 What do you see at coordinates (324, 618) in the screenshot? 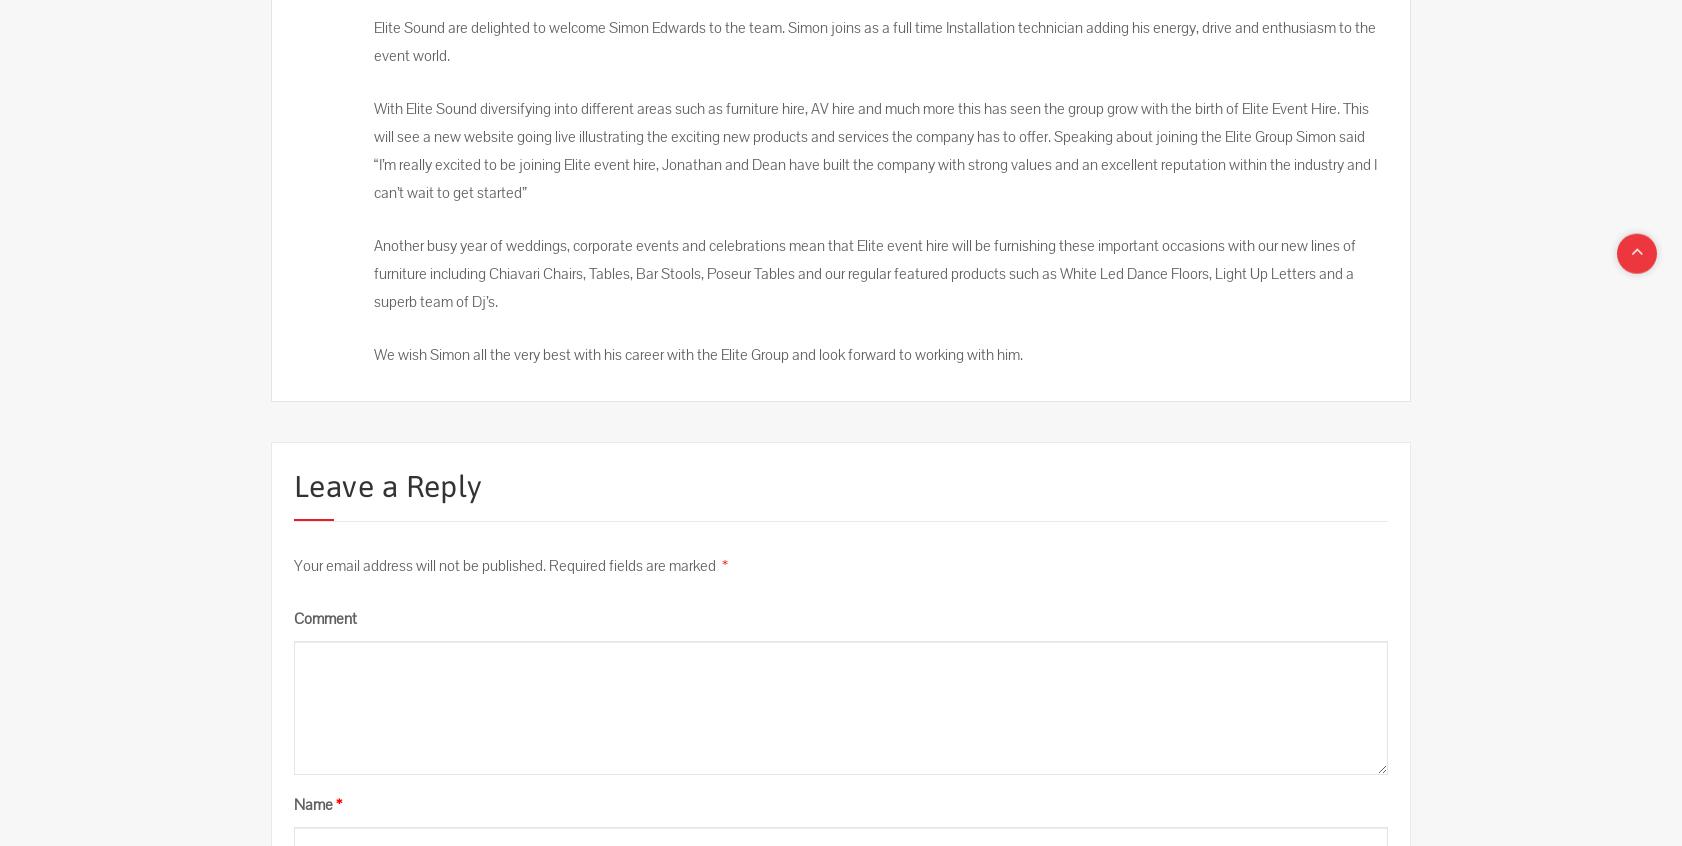
I see `'Comment'` at bounding box center [324, 618].